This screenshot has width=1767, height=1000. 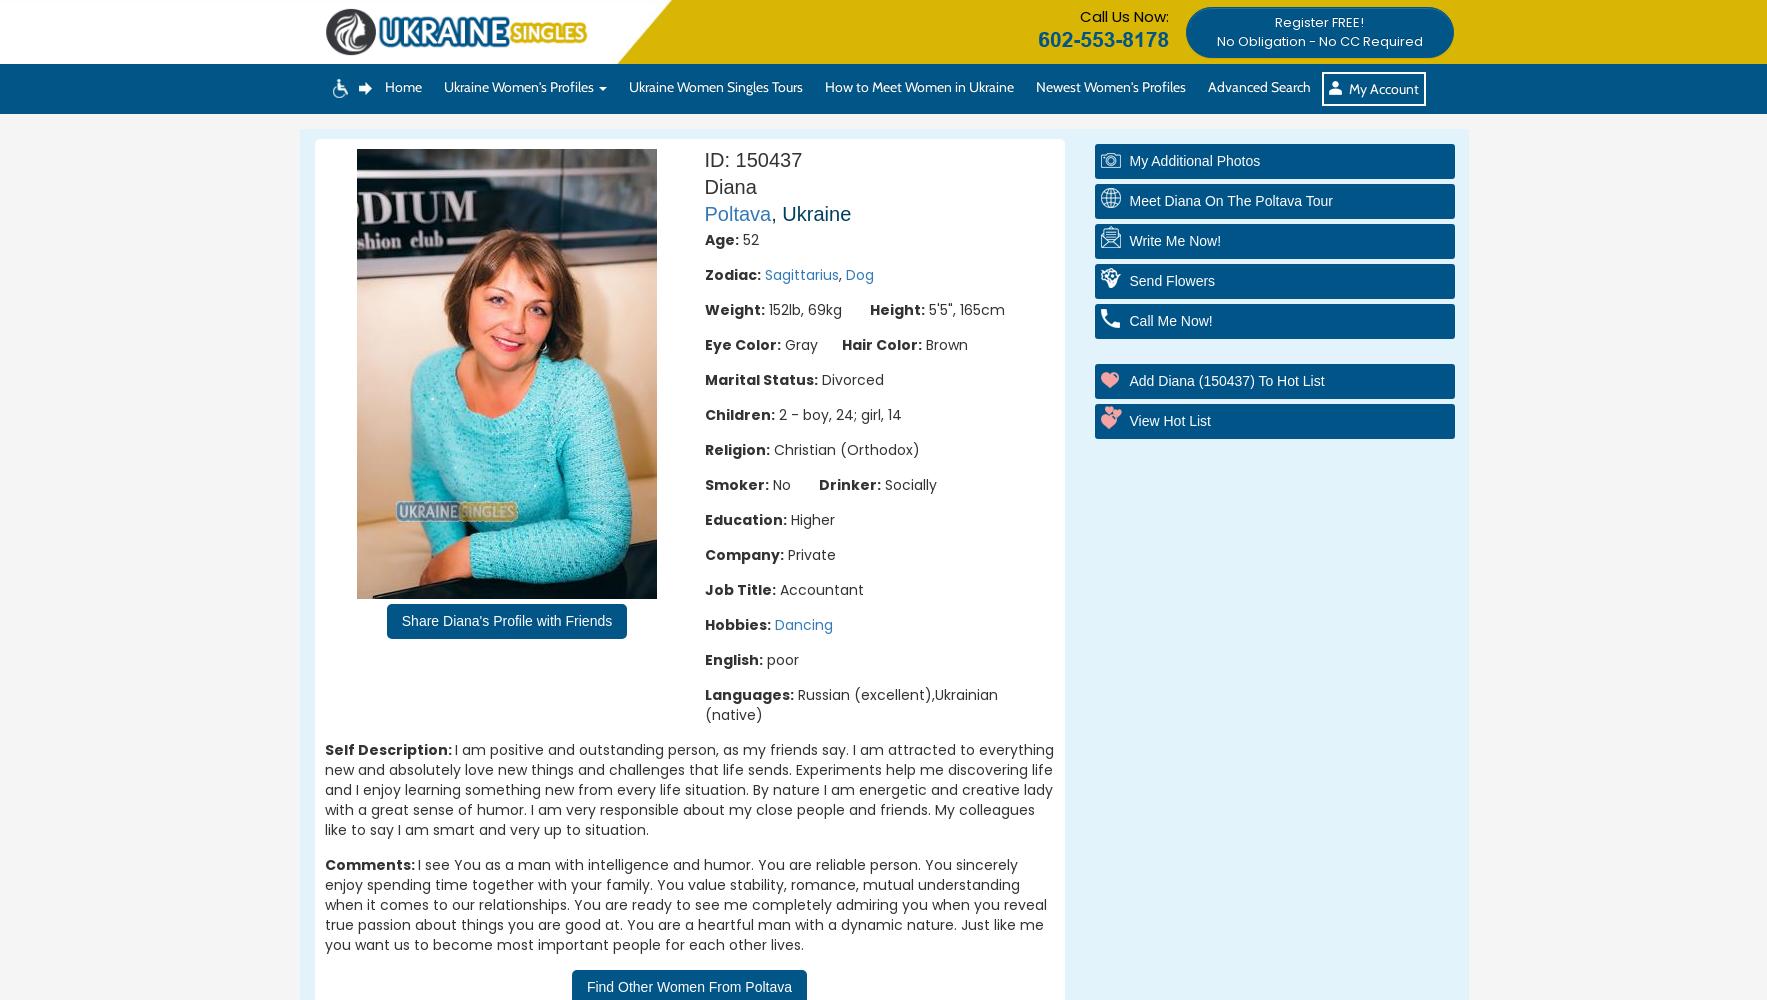 What do you see at coordinates (736, 213) in the screenshot?
I see `'Poltava'` at bounding box center [736, 213].